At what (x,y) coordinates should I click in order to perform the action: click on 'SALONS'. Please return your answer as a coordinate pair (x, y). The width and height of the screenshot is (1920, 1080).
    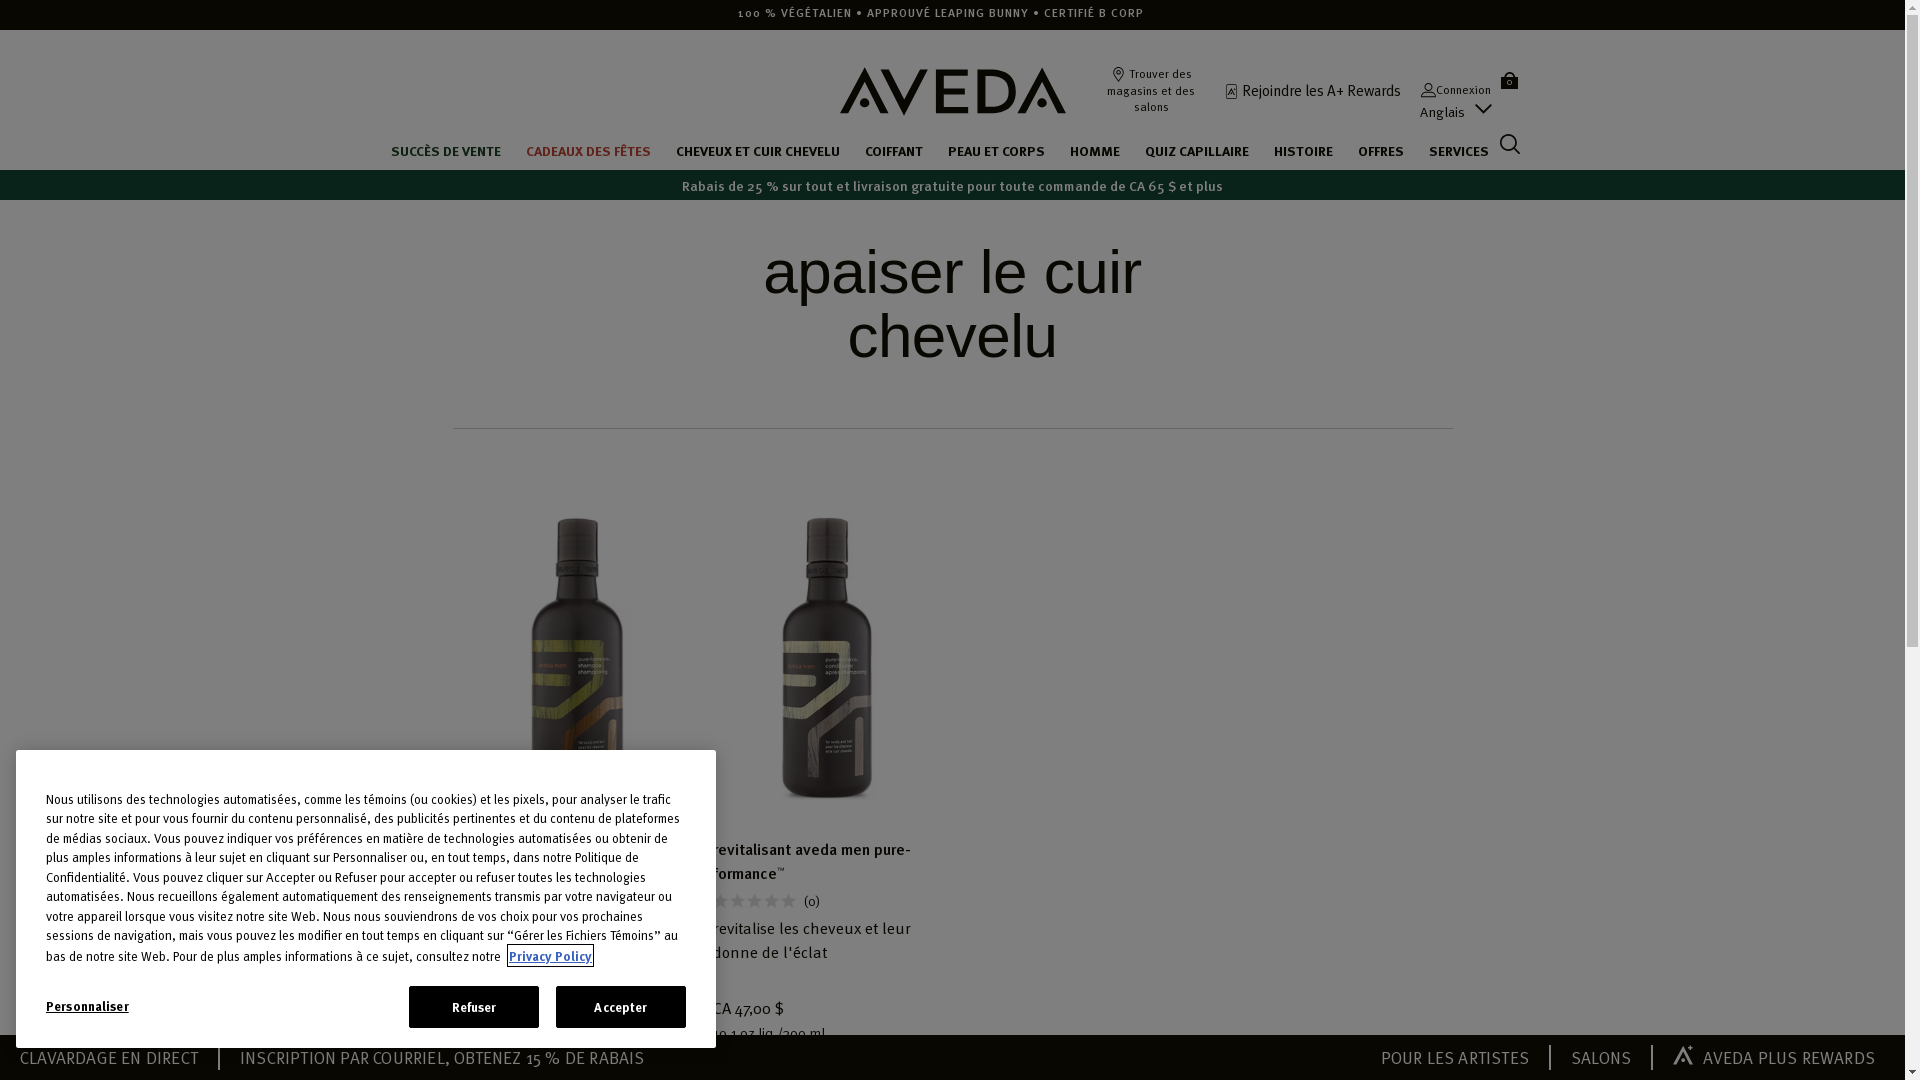
    Looking at the image, I should click on (1569, 1055).